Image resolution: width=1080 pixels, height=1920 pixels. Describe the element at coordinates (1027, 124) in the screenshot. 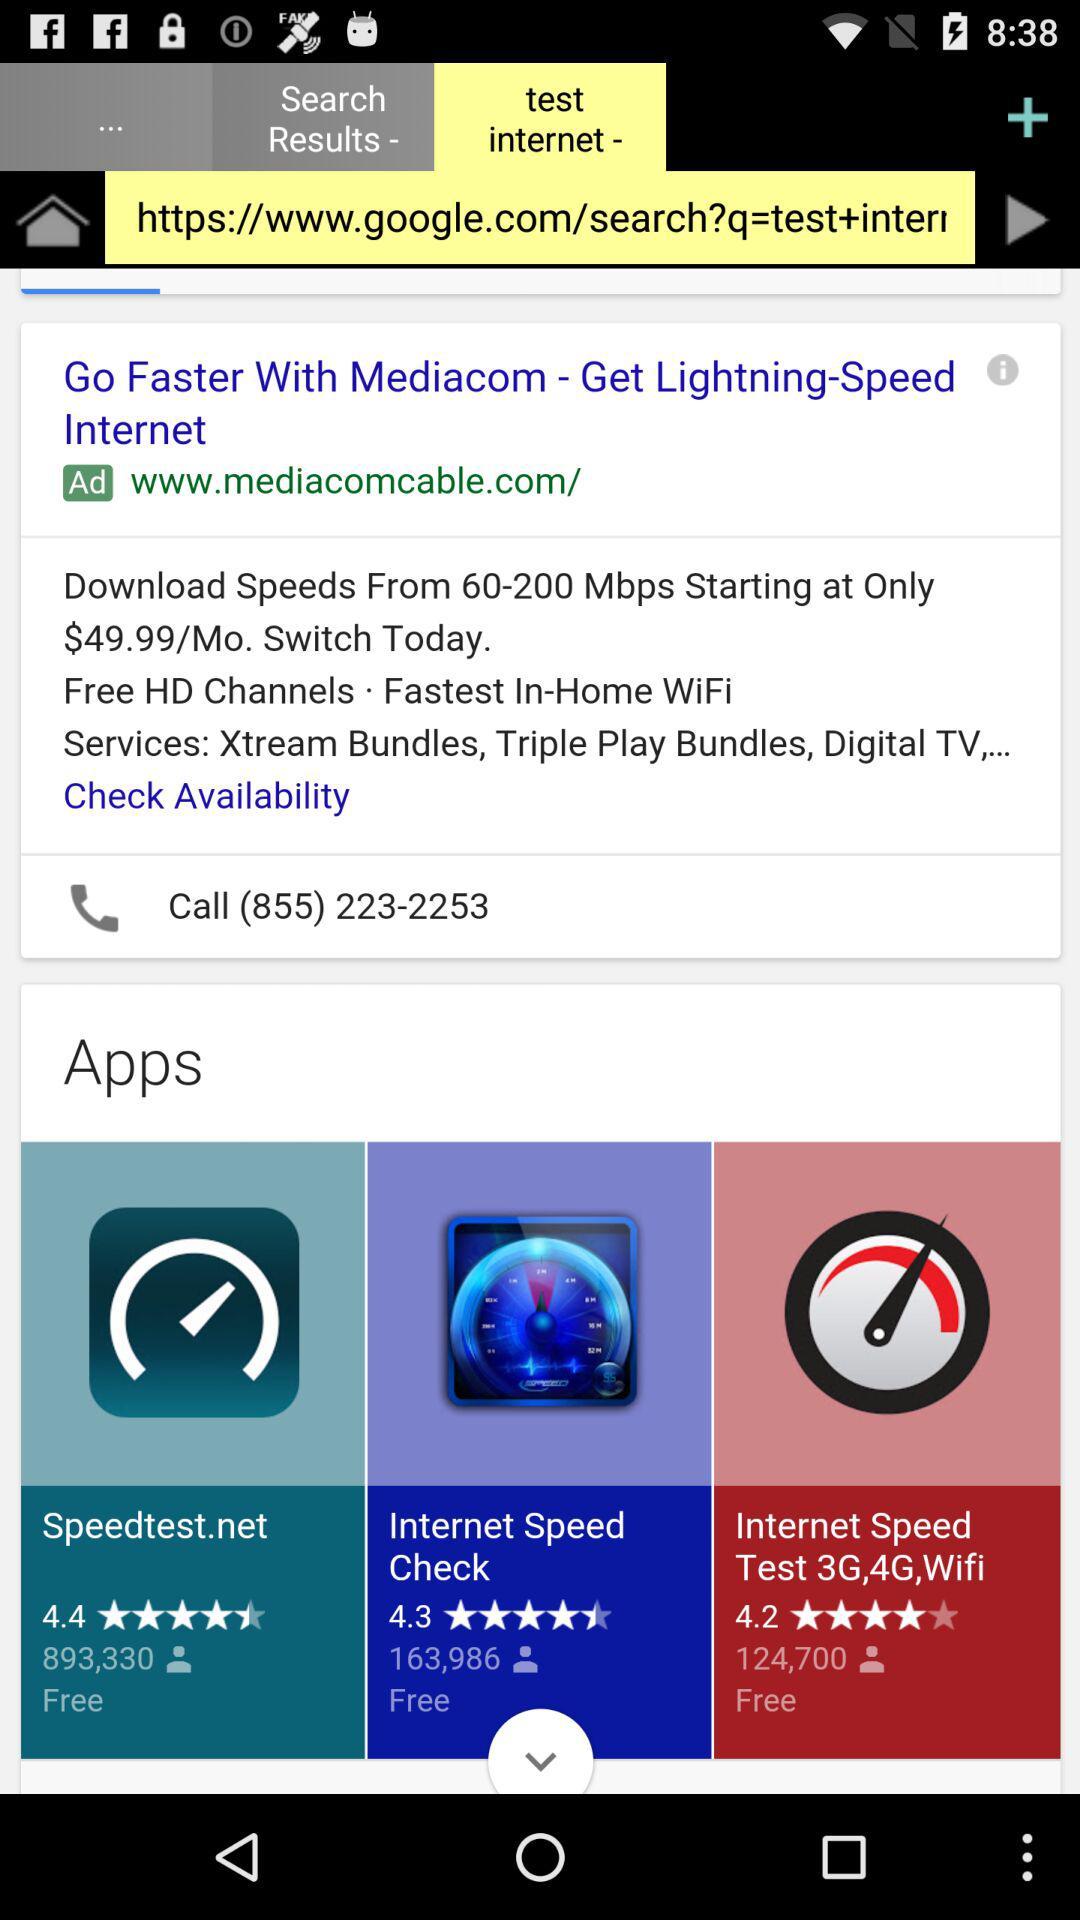

I see `the add icon` at that location.